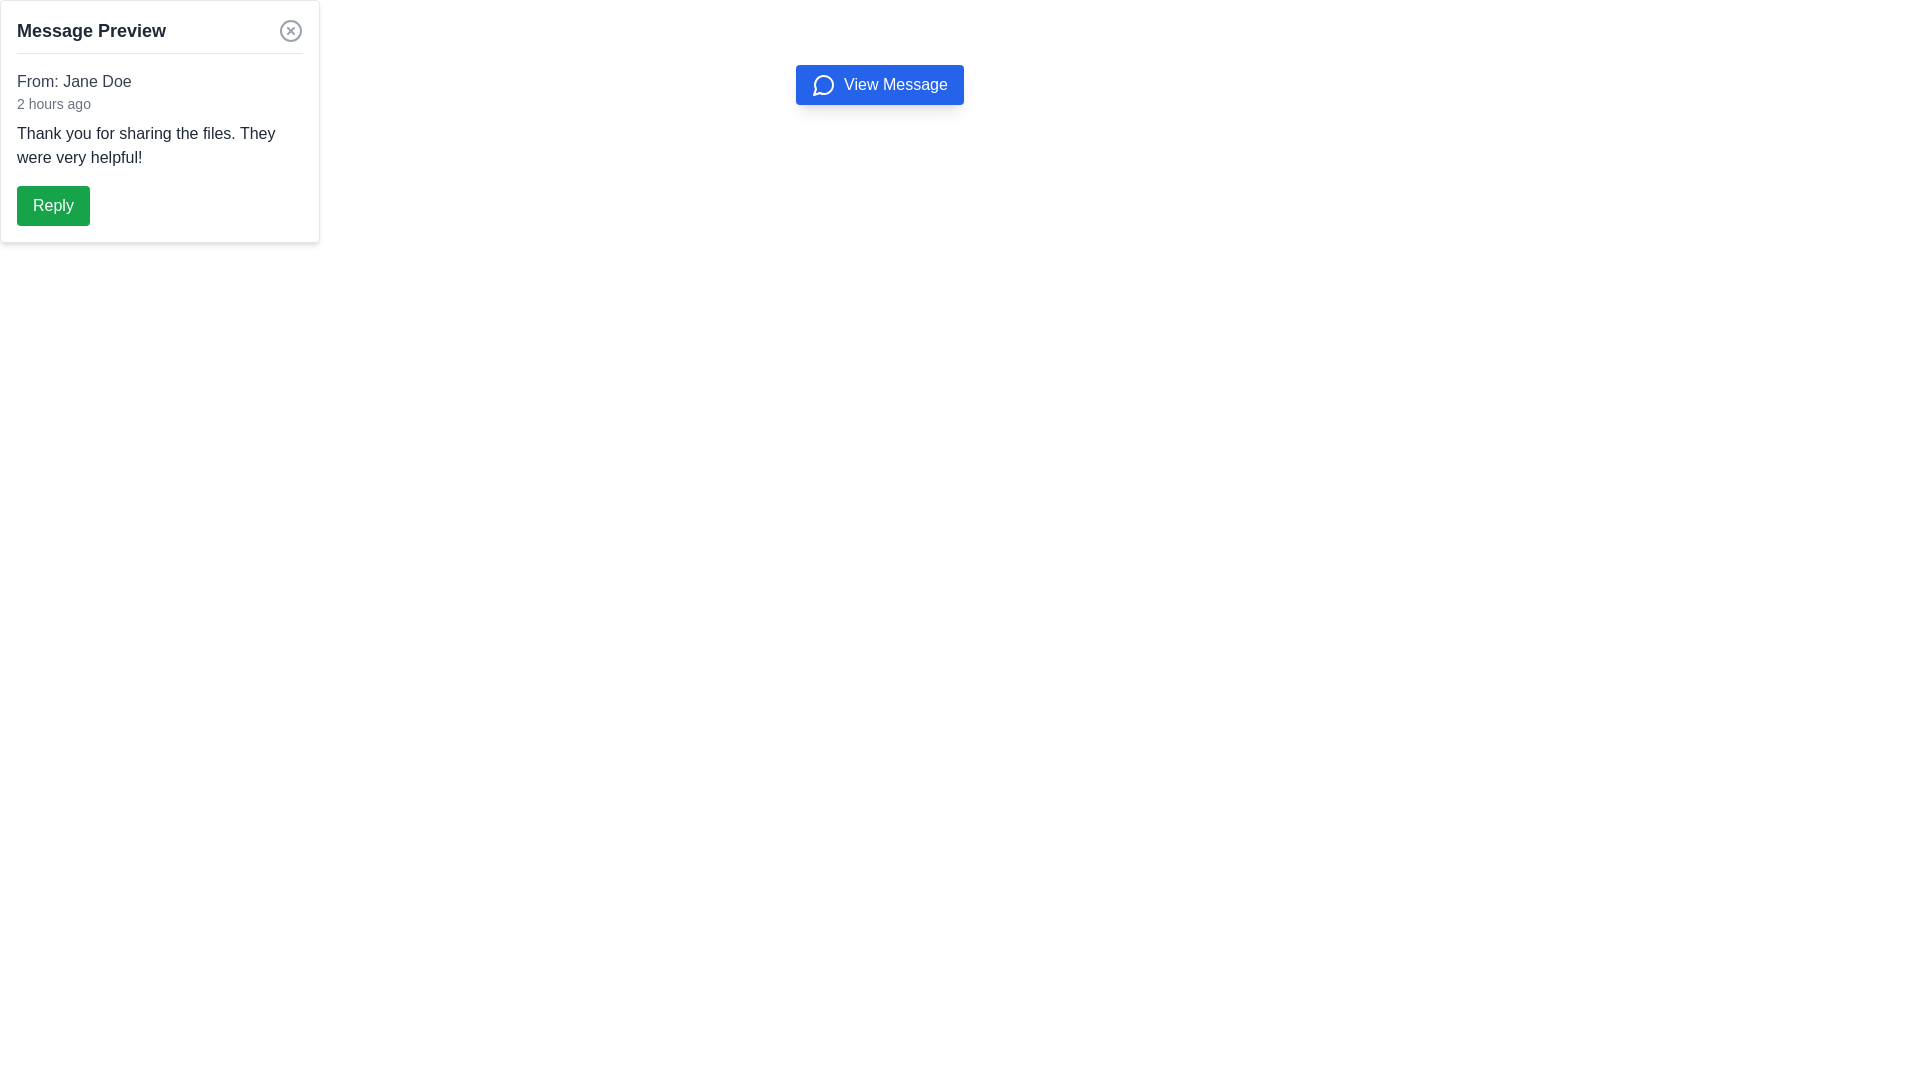 The image size is (1920, 1080). I want to click on the speech bubble icon, which is styled in blue and located to the left of the 'View Message' button text, so click(824, 83).